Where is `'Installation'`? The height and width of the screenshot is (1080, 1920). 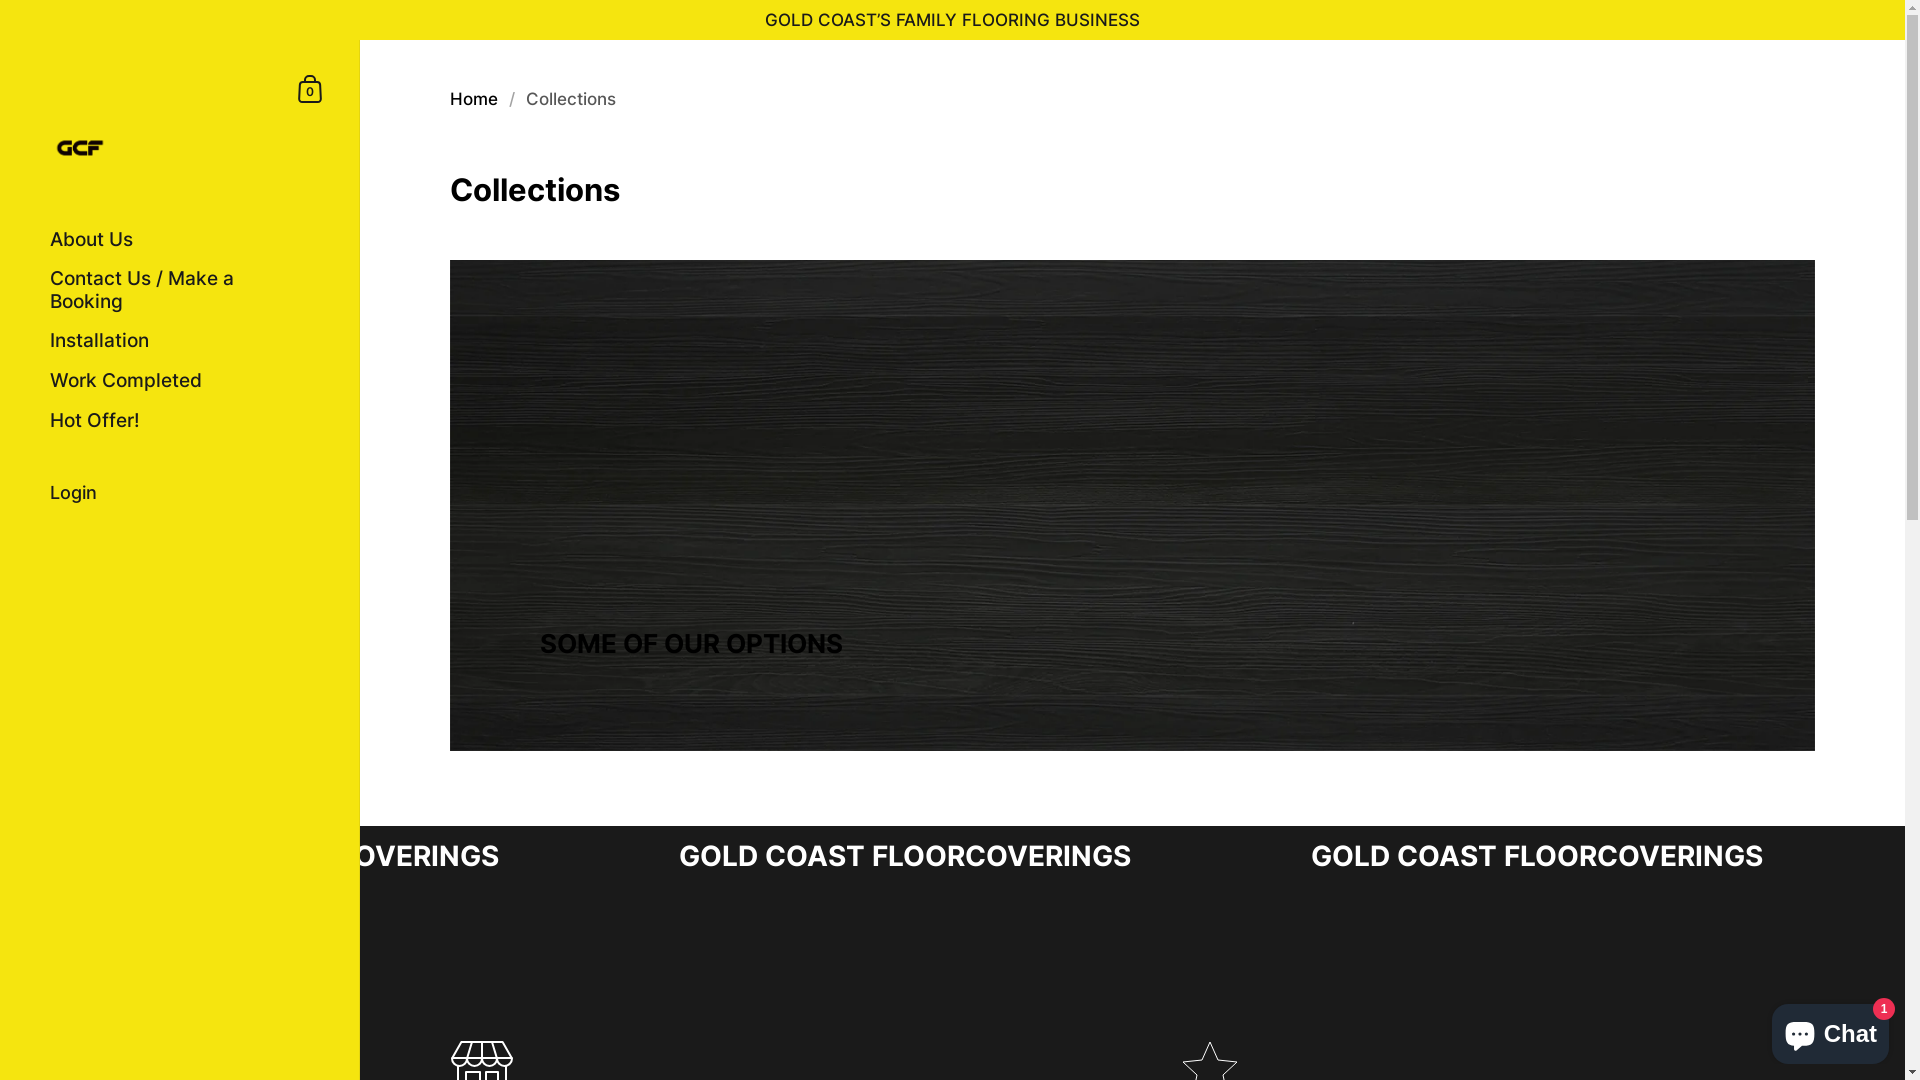 'Installation' is located at coordinates (179, 341).